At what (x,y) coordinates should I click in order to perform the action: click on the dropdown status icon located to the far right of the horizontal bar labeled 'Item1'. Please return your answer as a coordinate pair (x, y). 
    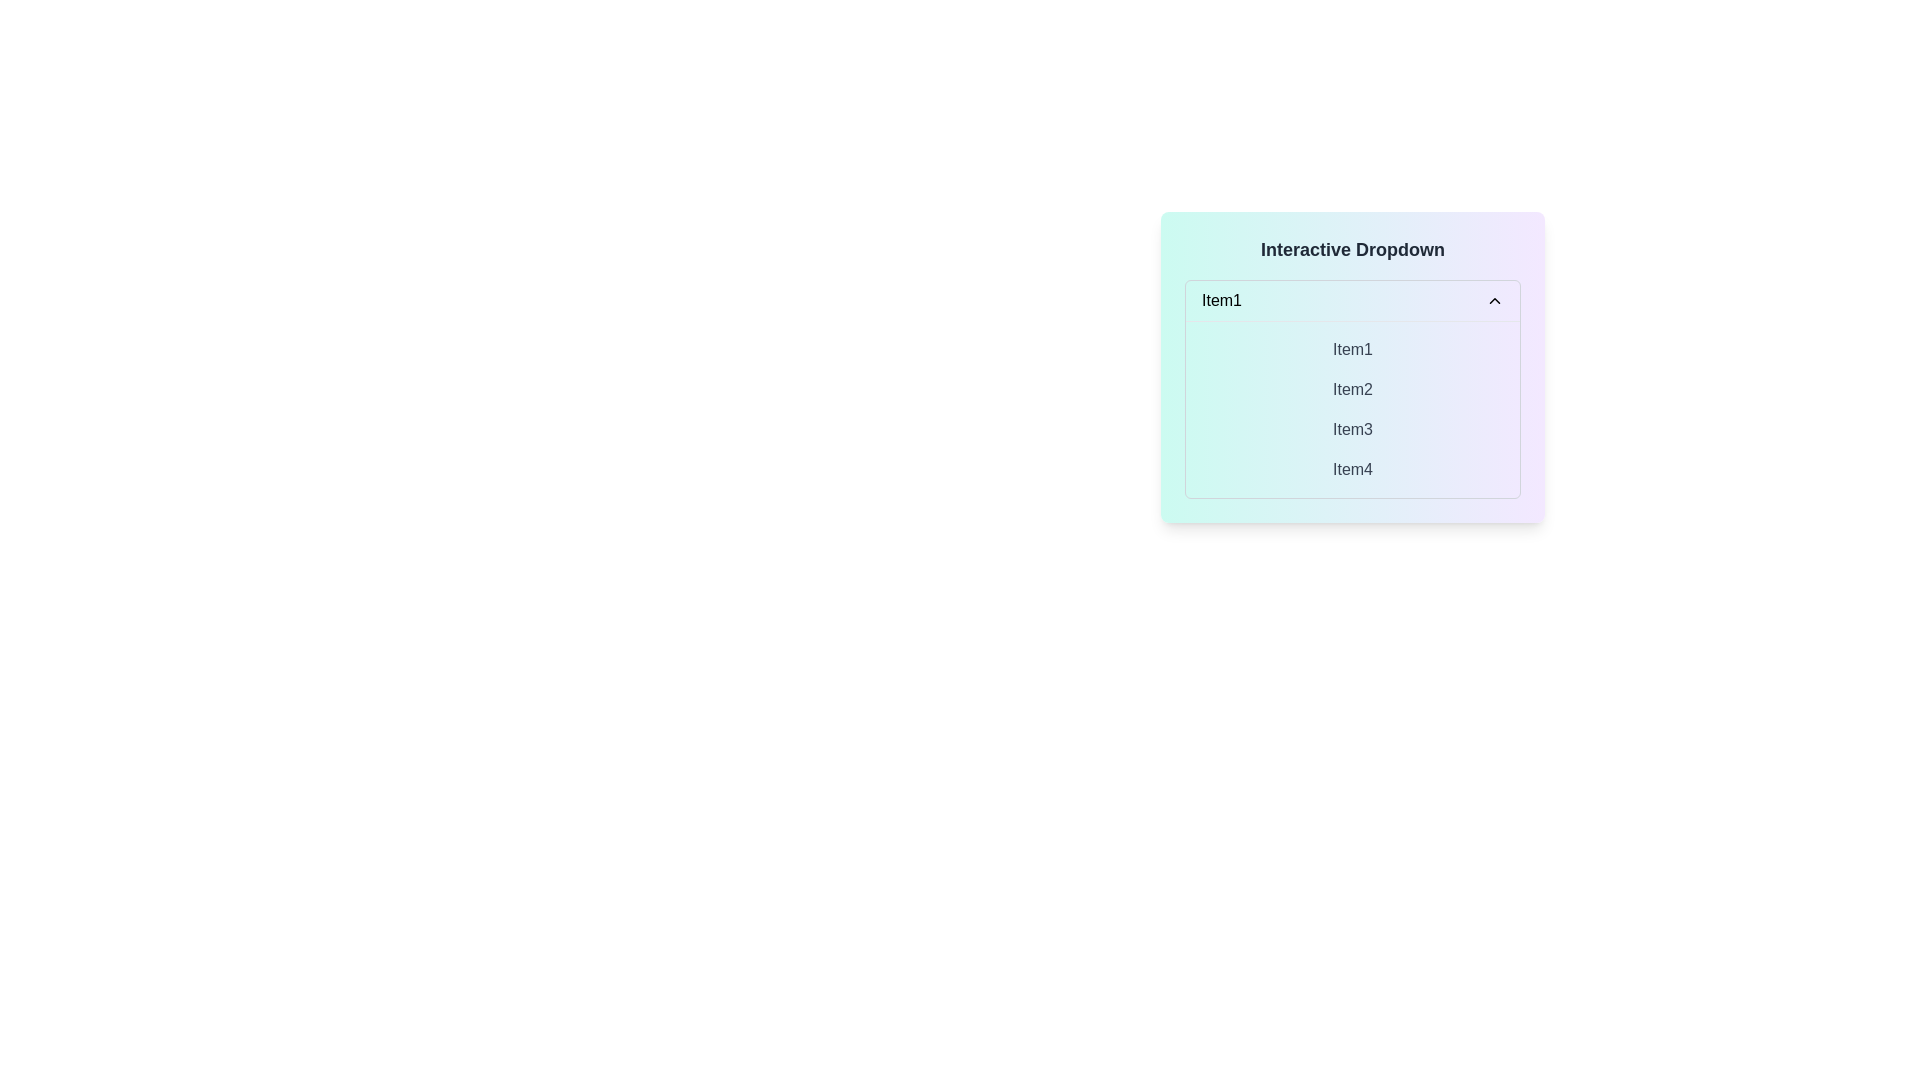
    Looking at the image, I should click on (1494, 300).